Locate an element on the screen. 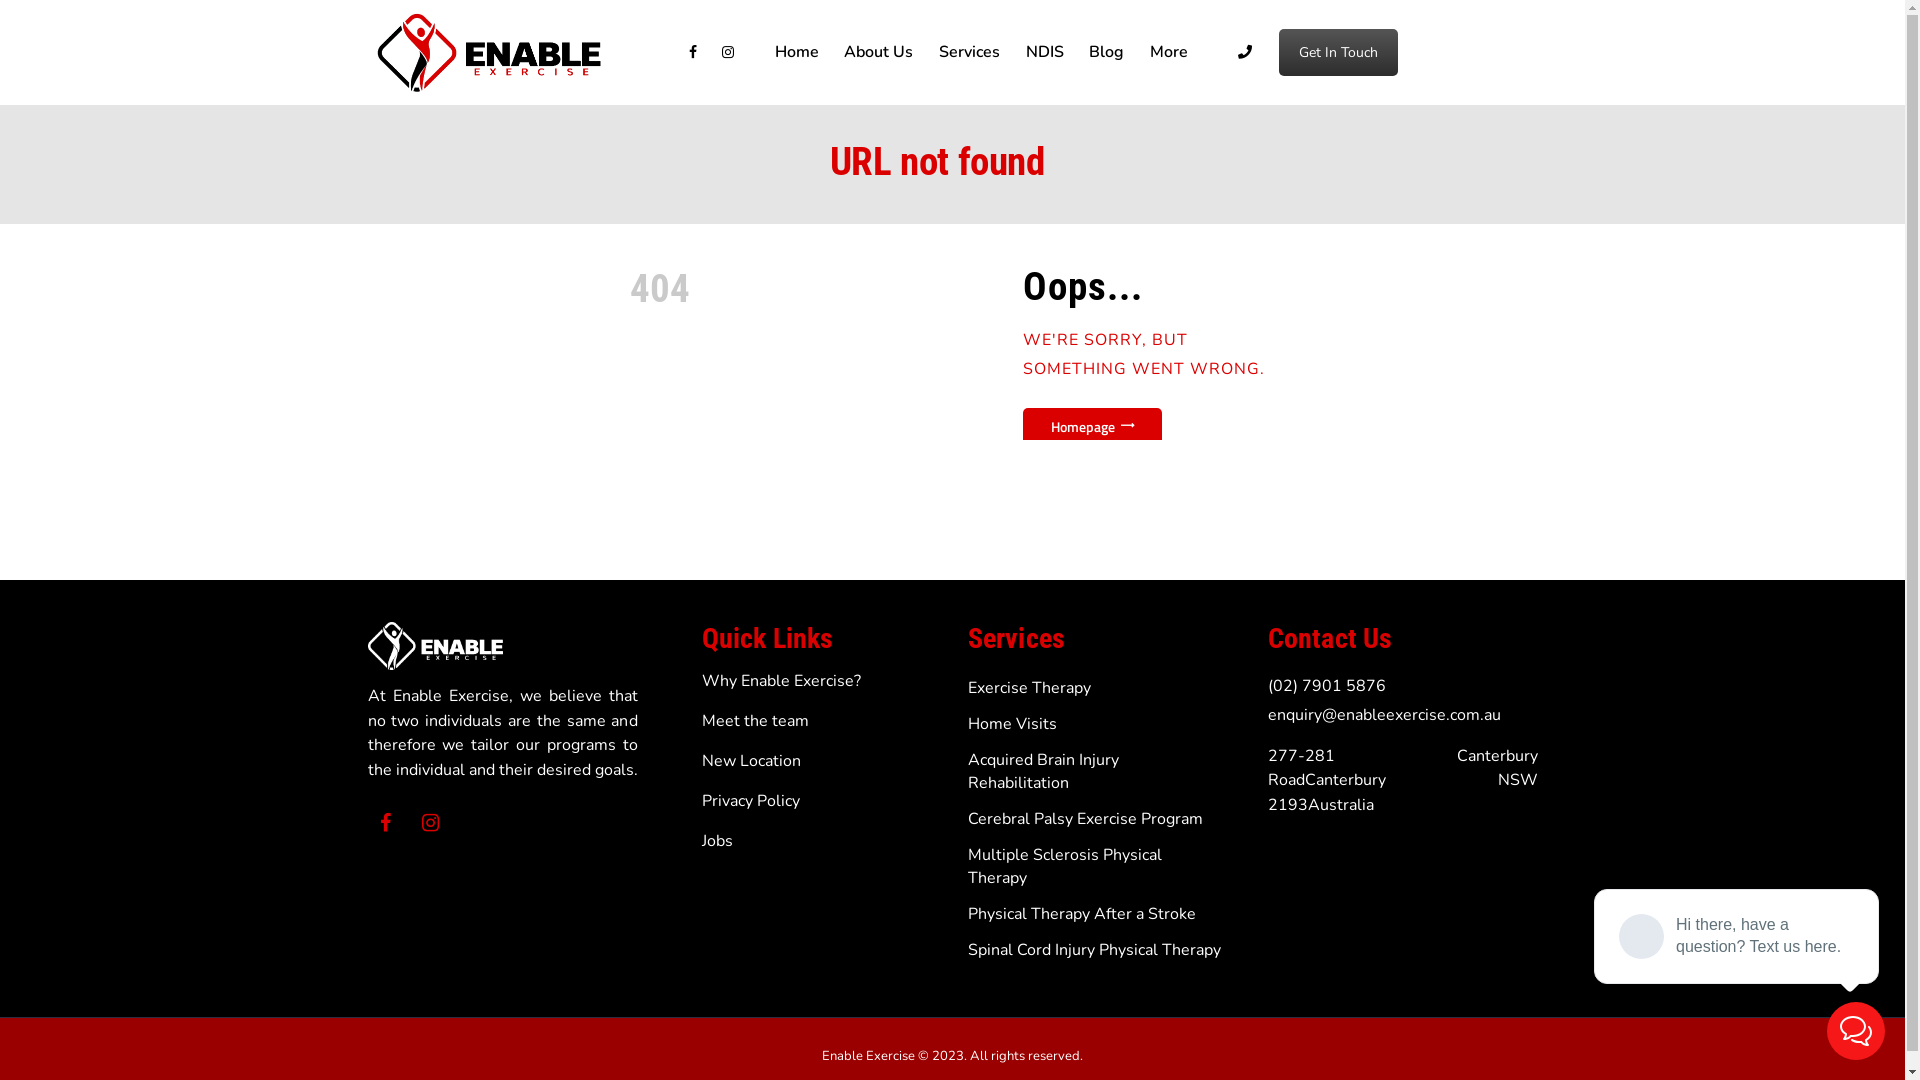  'Spinal Cord Injury Physical Therapy' is located at coordinates (968, 948).